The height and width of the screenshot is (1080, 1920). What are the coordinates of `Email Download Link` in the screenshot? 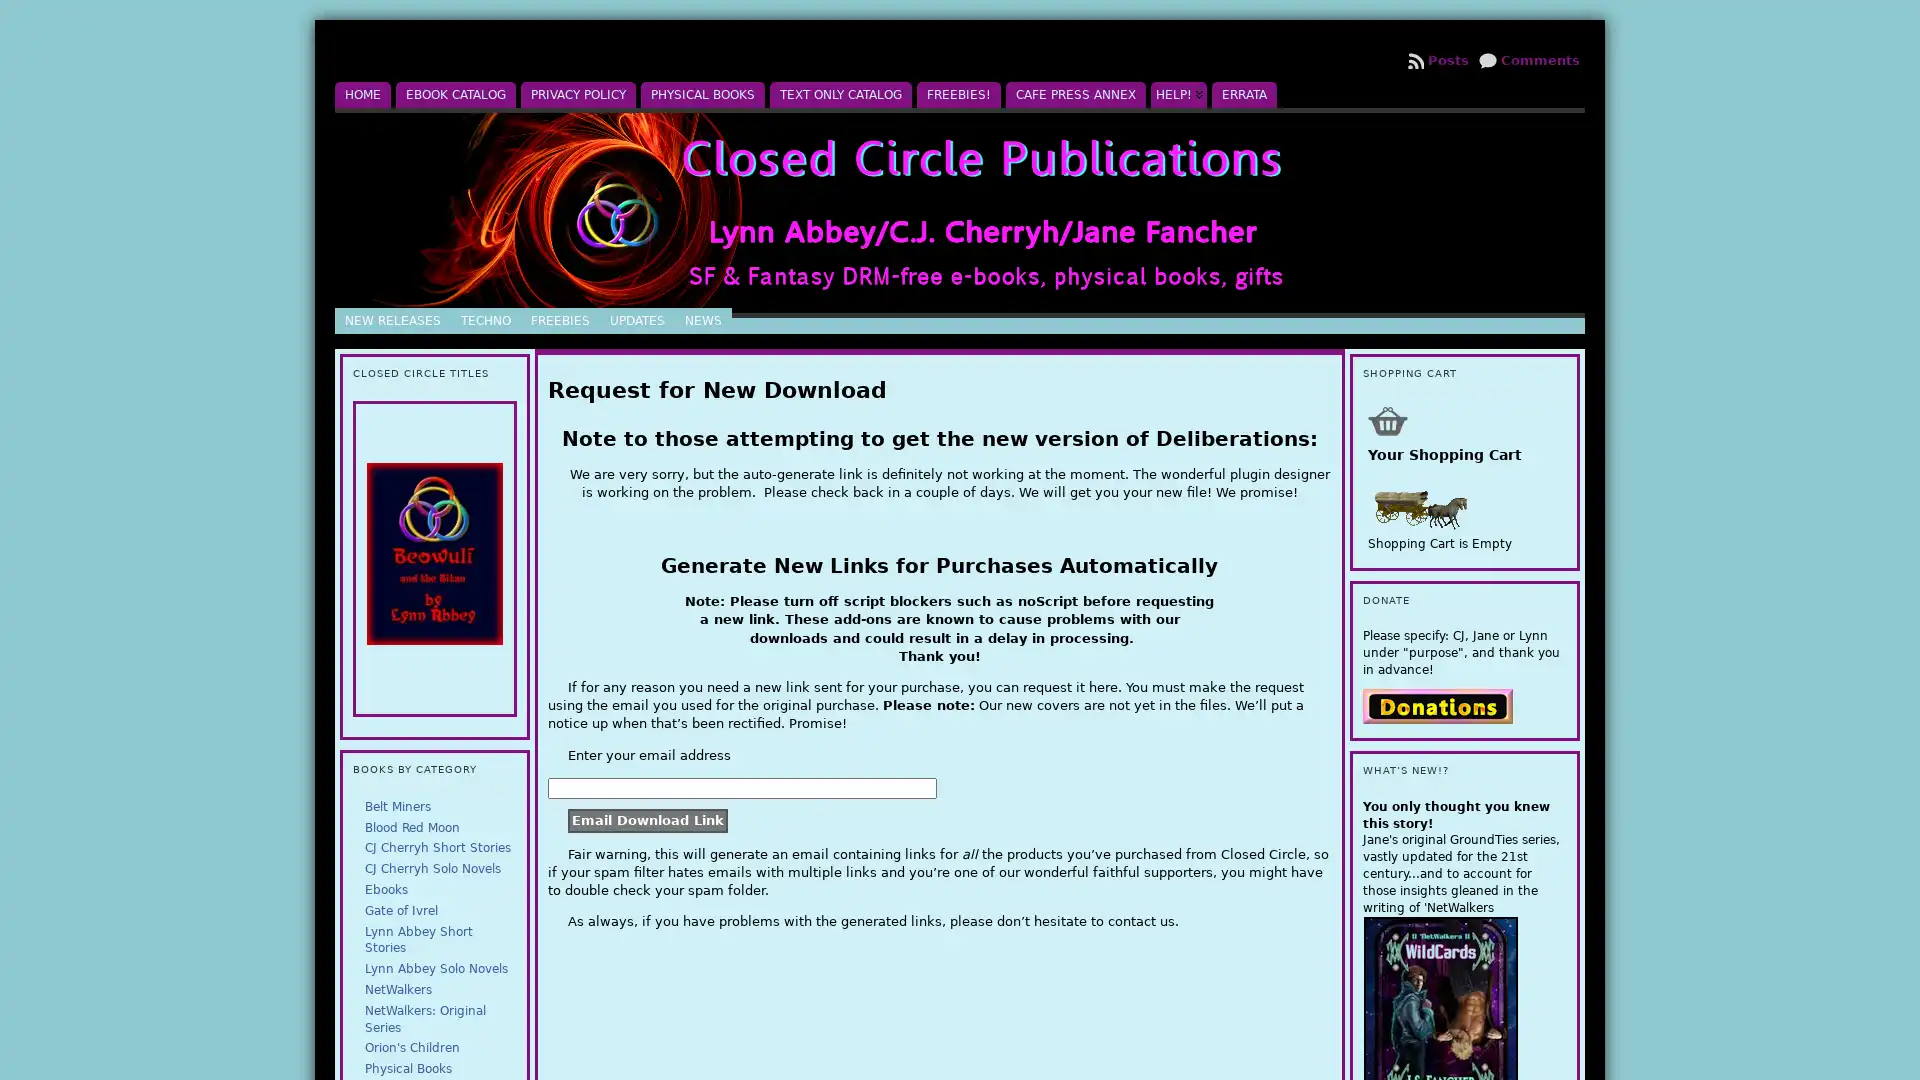 It's located at (648, 820).